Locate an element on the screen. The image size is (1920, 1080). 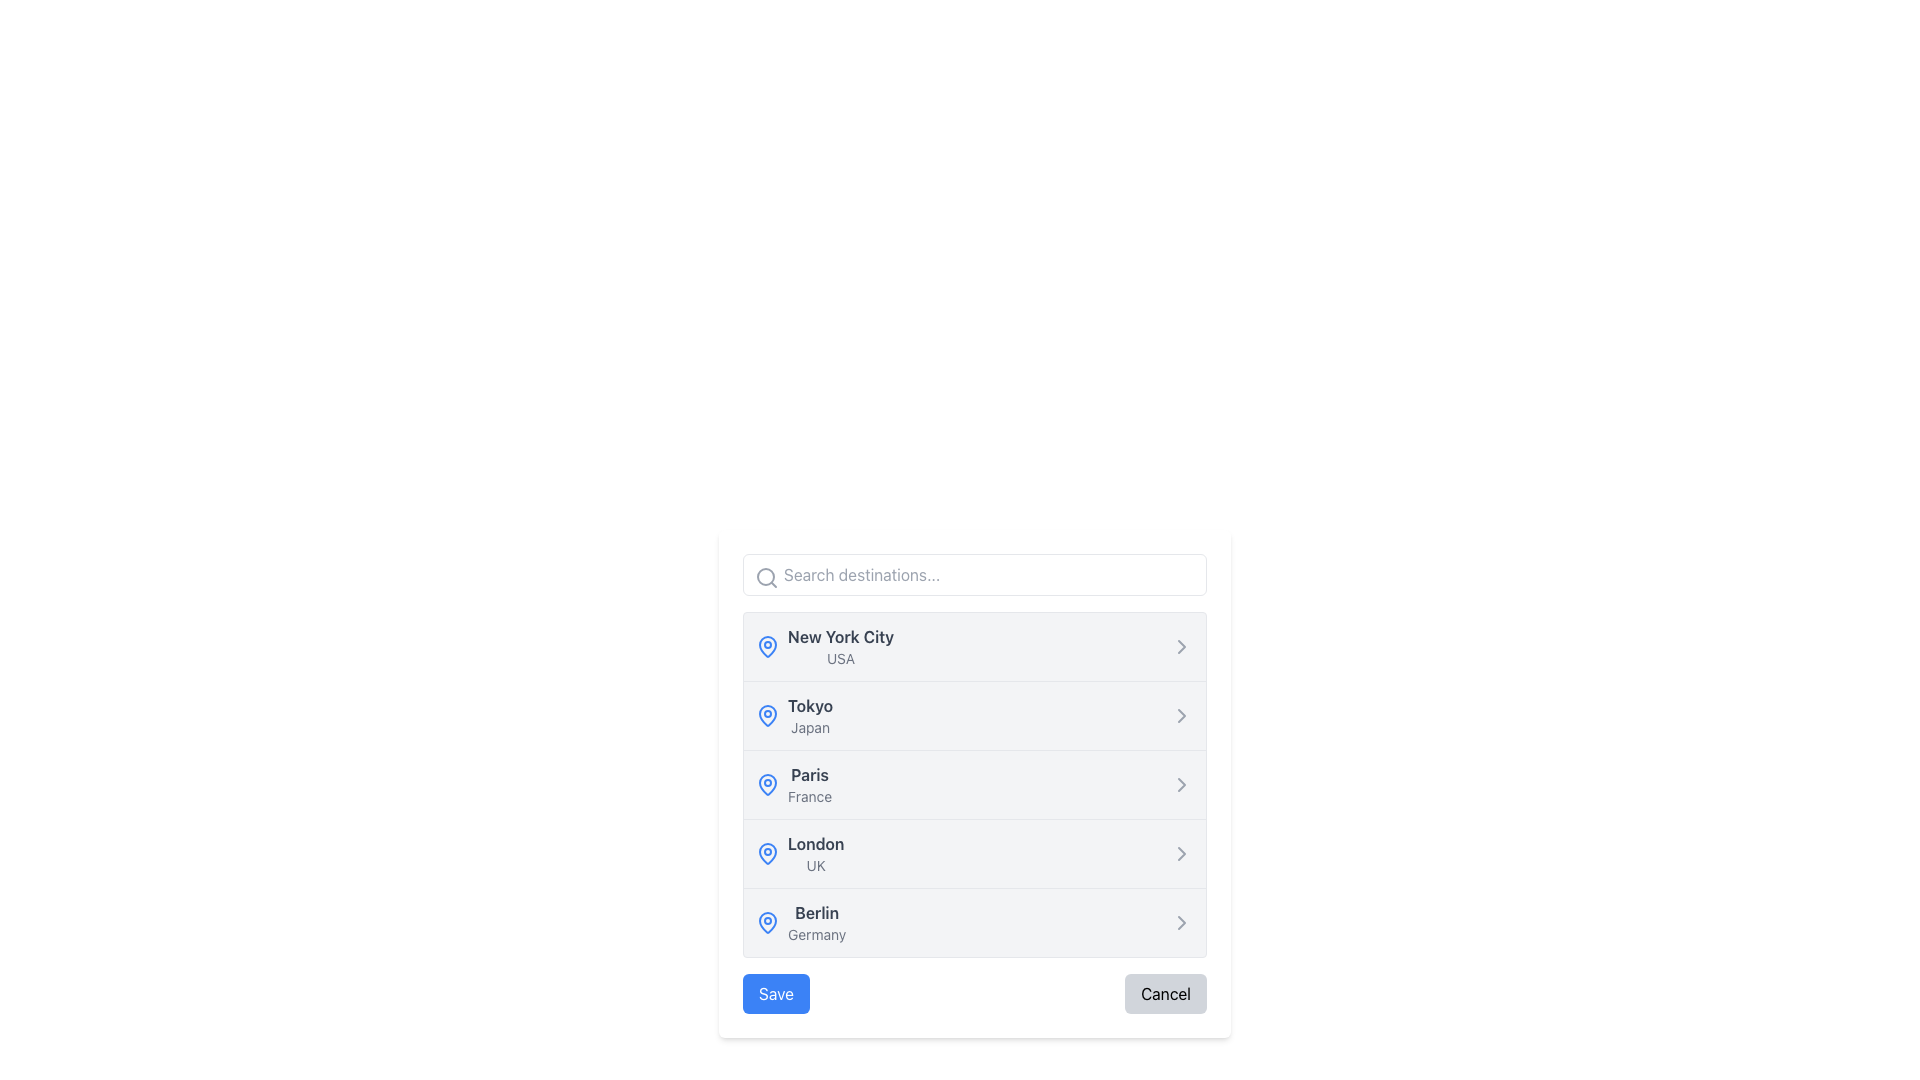
the selectable list entry for London, UK is located at coordinates (816, 853).